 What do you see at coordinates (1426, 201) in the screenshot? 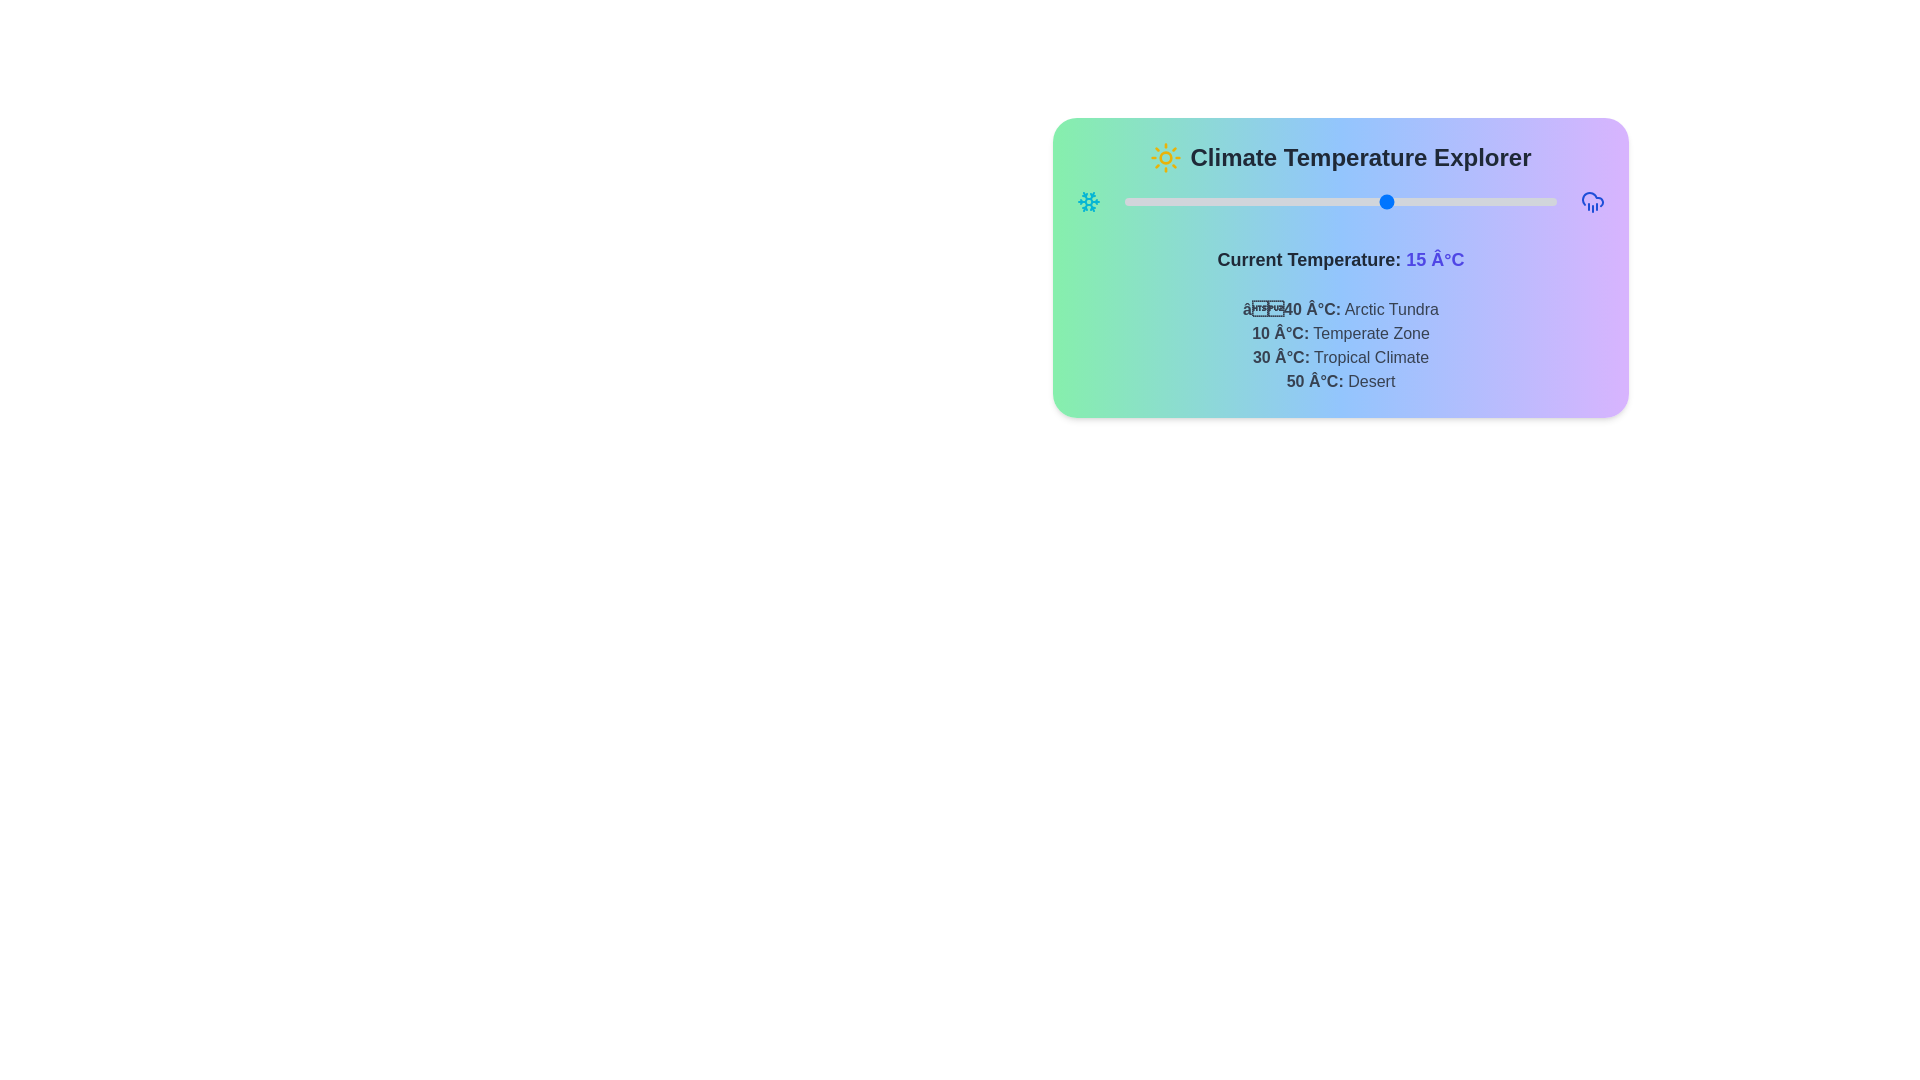
I see `the slider to set the temperature to 23 degrees Celsius` at bounding box center [1426, 201].